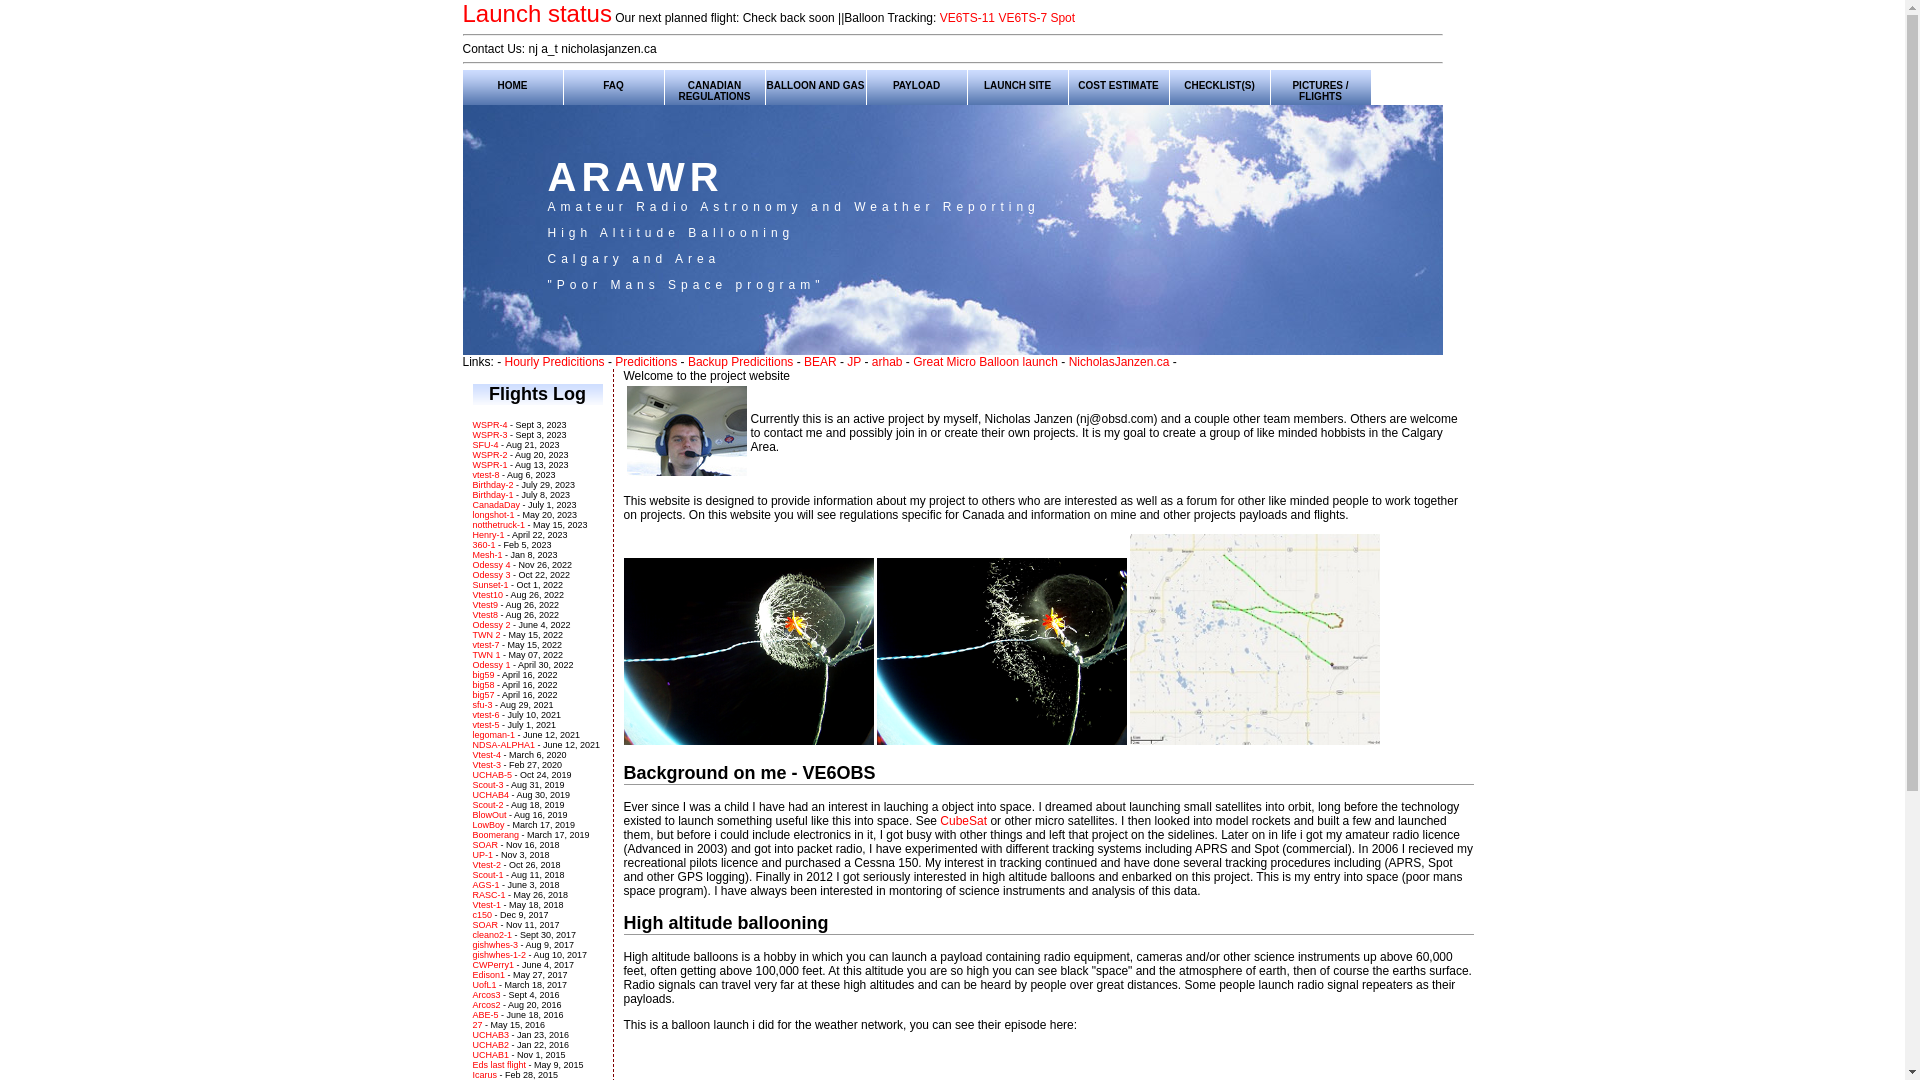 The image size is (1920, 1080). Describe the element at coordinates (1117, 83) in the screenshot. I see `'COST ESTIMATE'` at that location.